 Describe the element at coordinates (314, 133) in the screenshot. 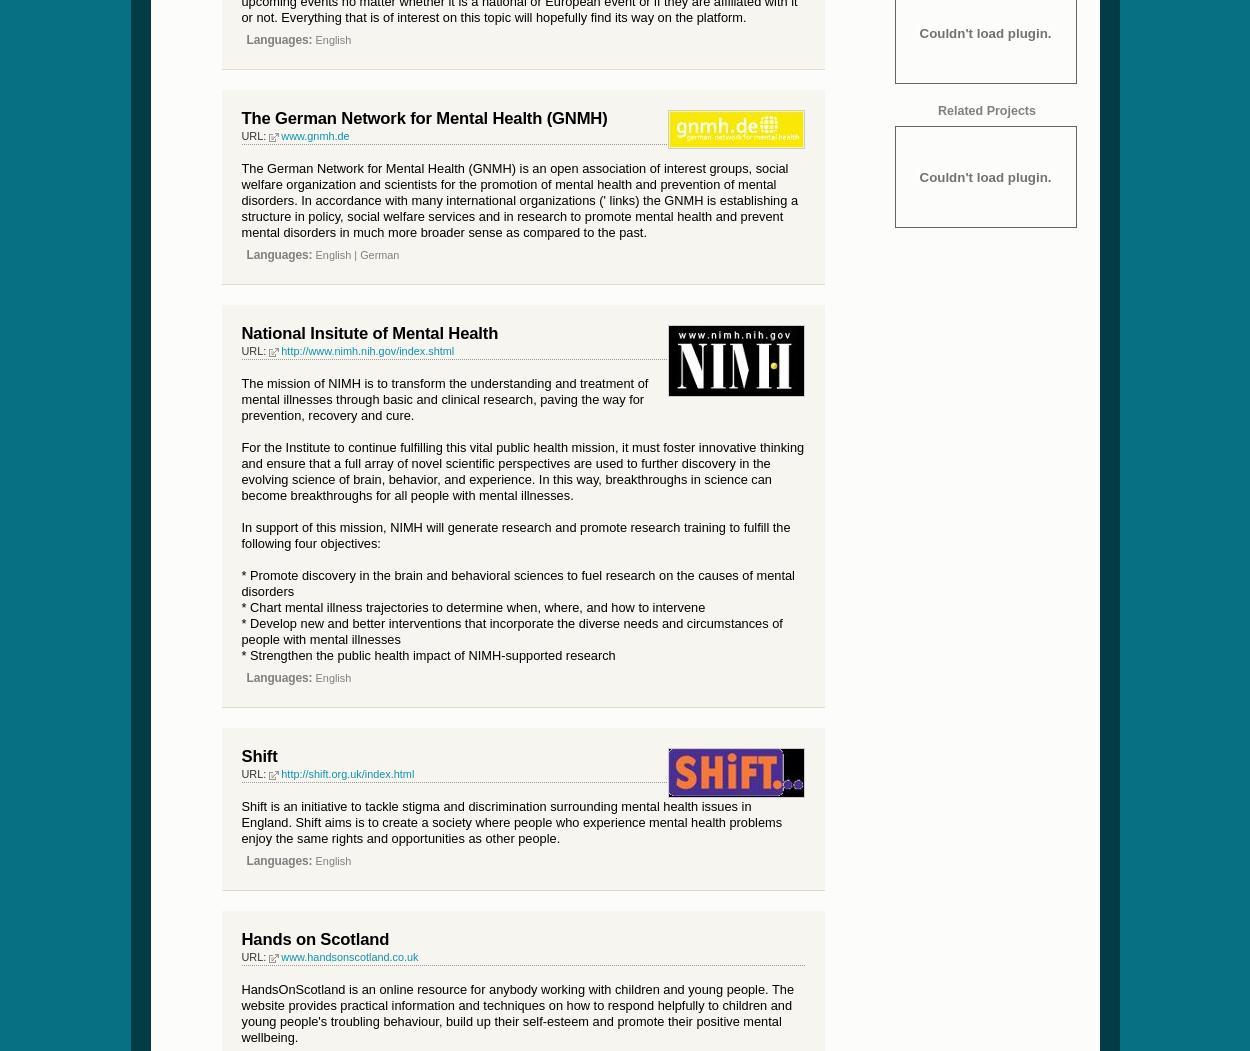

I see `'www.gnmh.de'` at that location.